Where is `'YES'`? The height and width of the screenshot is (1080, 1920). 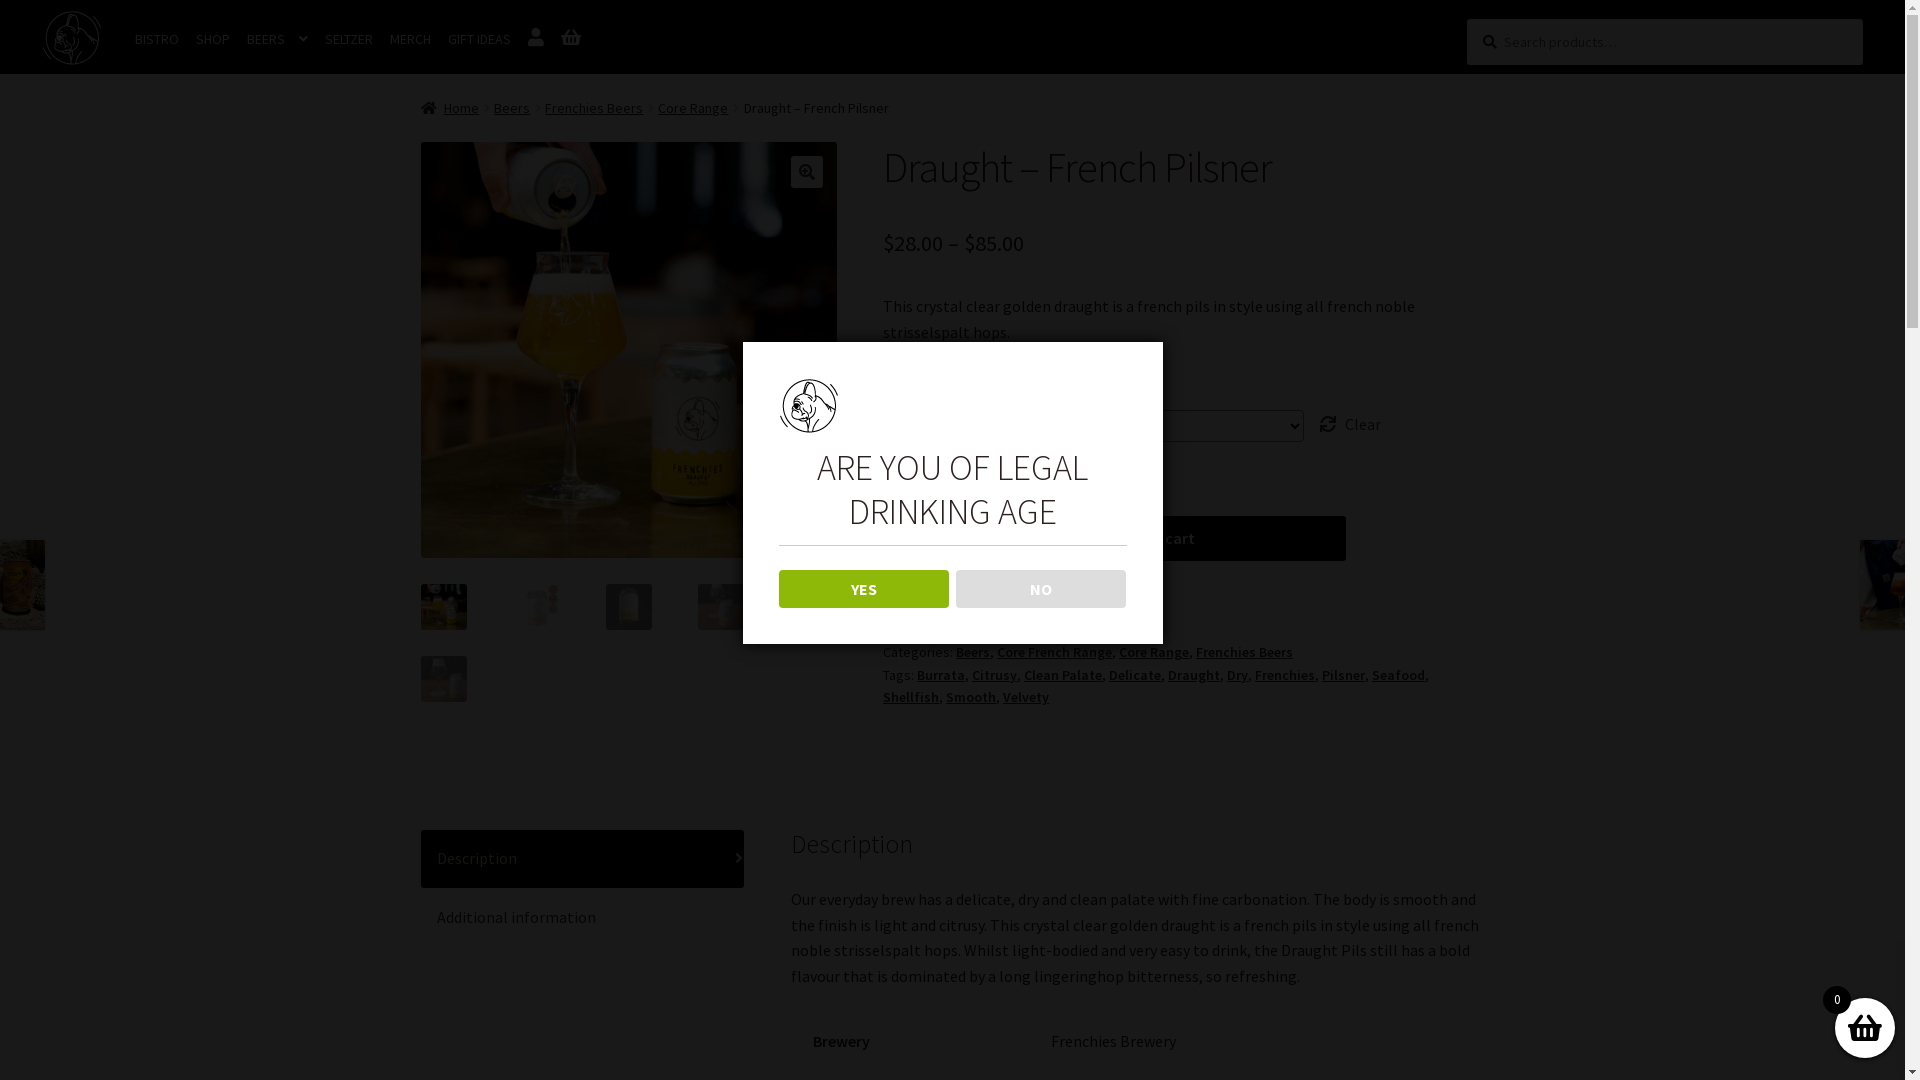
'YES' is located at coordinates (864, 588).